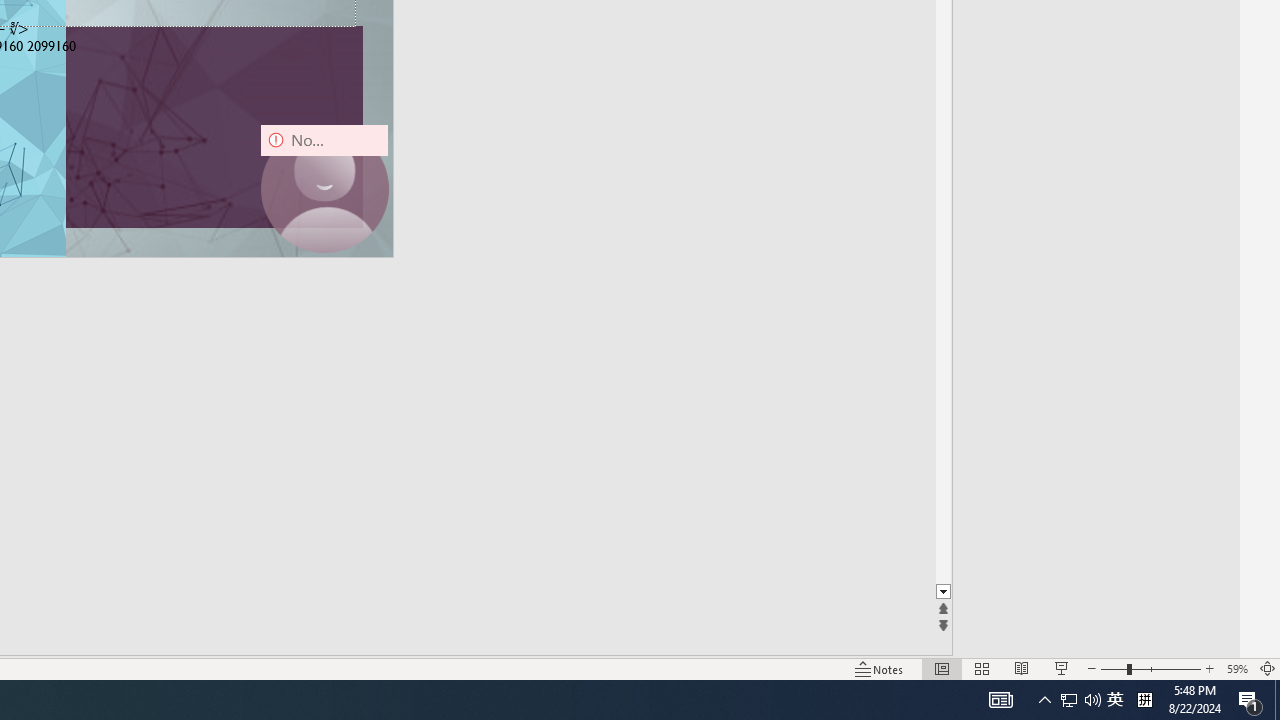 Image resolution: width=1280 pixels, height=720 pixels. Describe the element at coordinates (1236, 669) in the screenshot. I see `'Zoom 59%'` at that location.